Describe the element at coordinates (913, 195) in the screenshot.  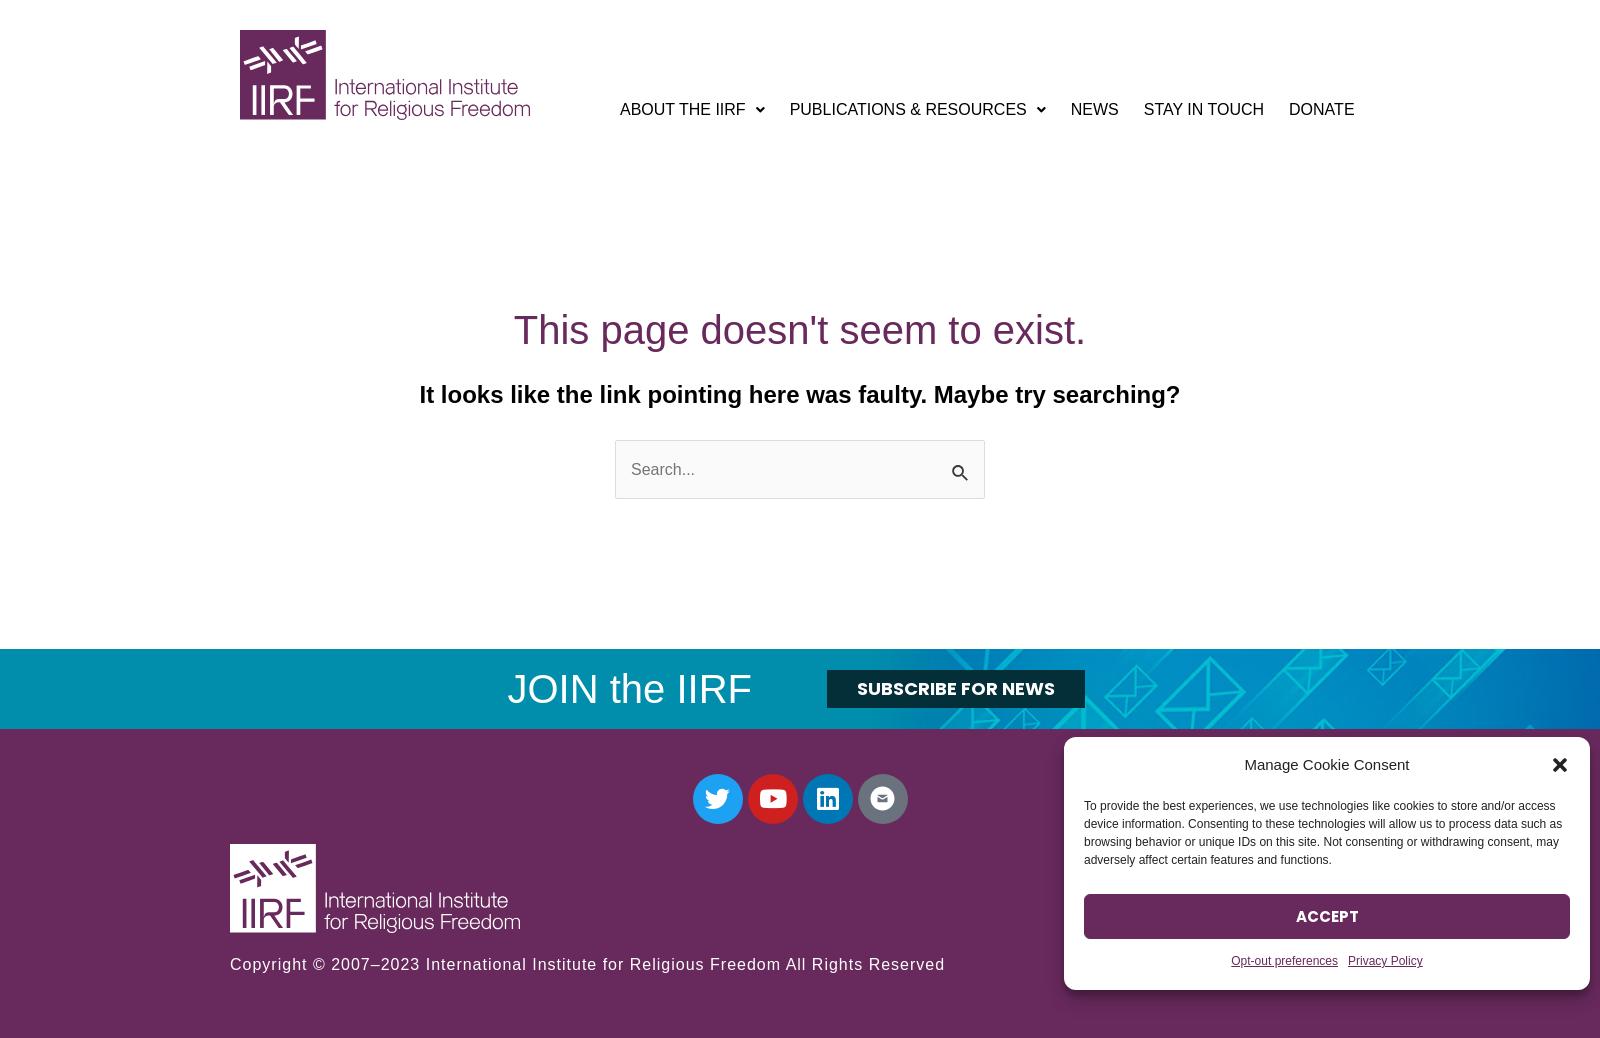
I see `'International Journal for Religious Freedom (IJRF)'` at that location.